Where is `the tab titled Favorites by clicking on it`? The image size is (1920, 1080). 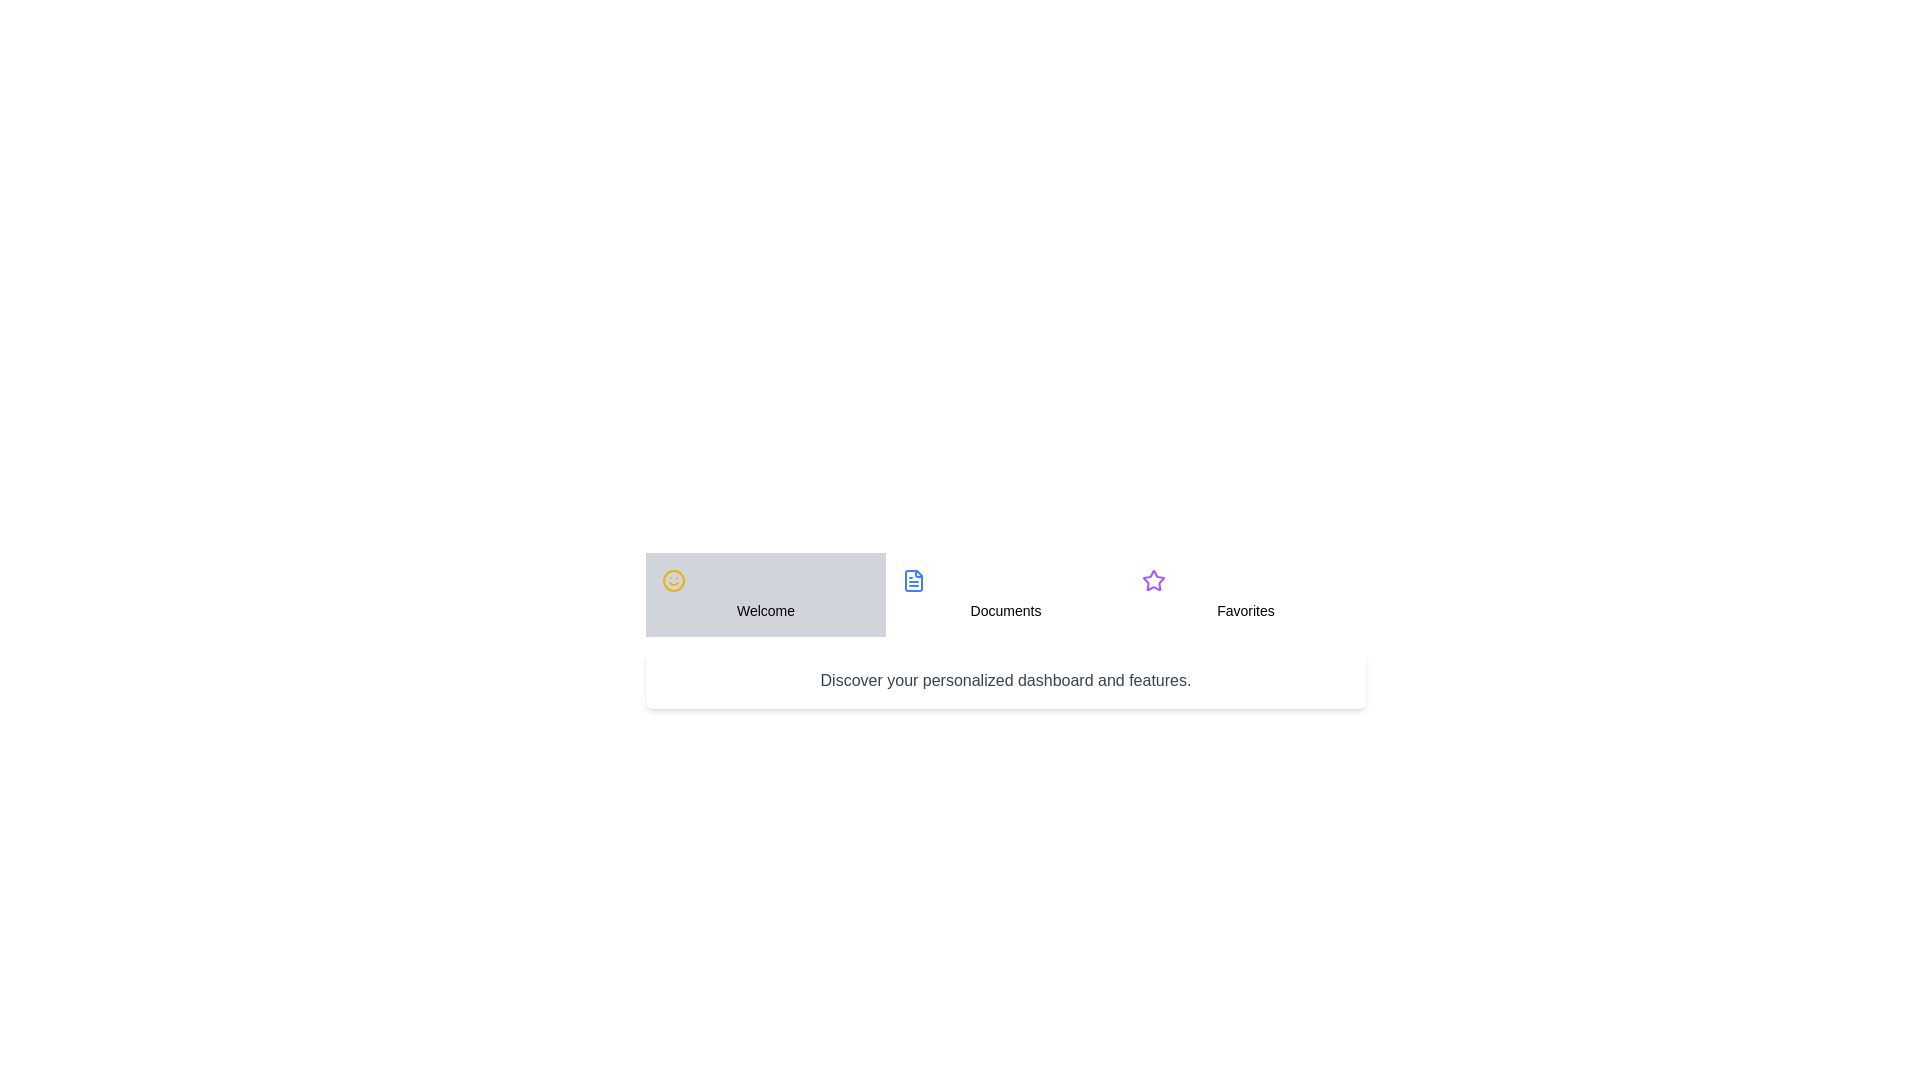
the tab titled Favorites by clicking on it is located at coordinates (1245, 593).